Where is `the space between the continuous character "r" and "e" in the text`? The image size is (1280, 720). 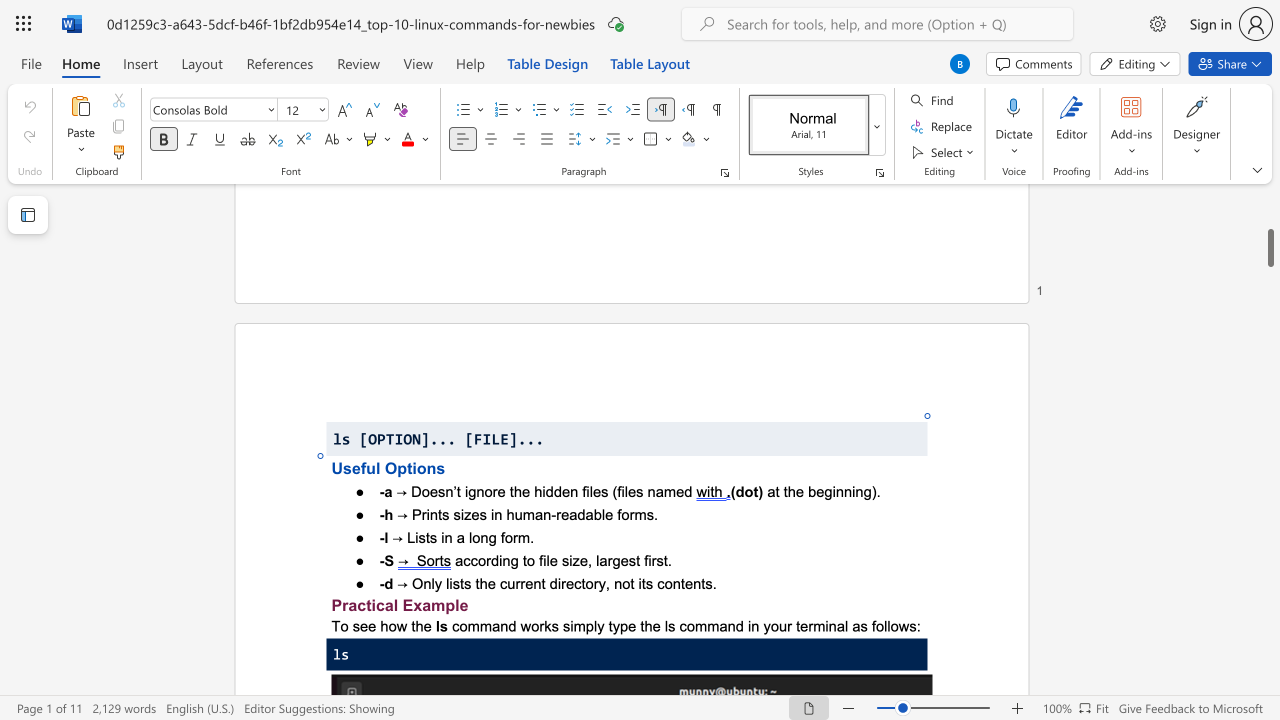 the space between the continuous character "r" and "e" in the text is located at coordinates (498, 491).